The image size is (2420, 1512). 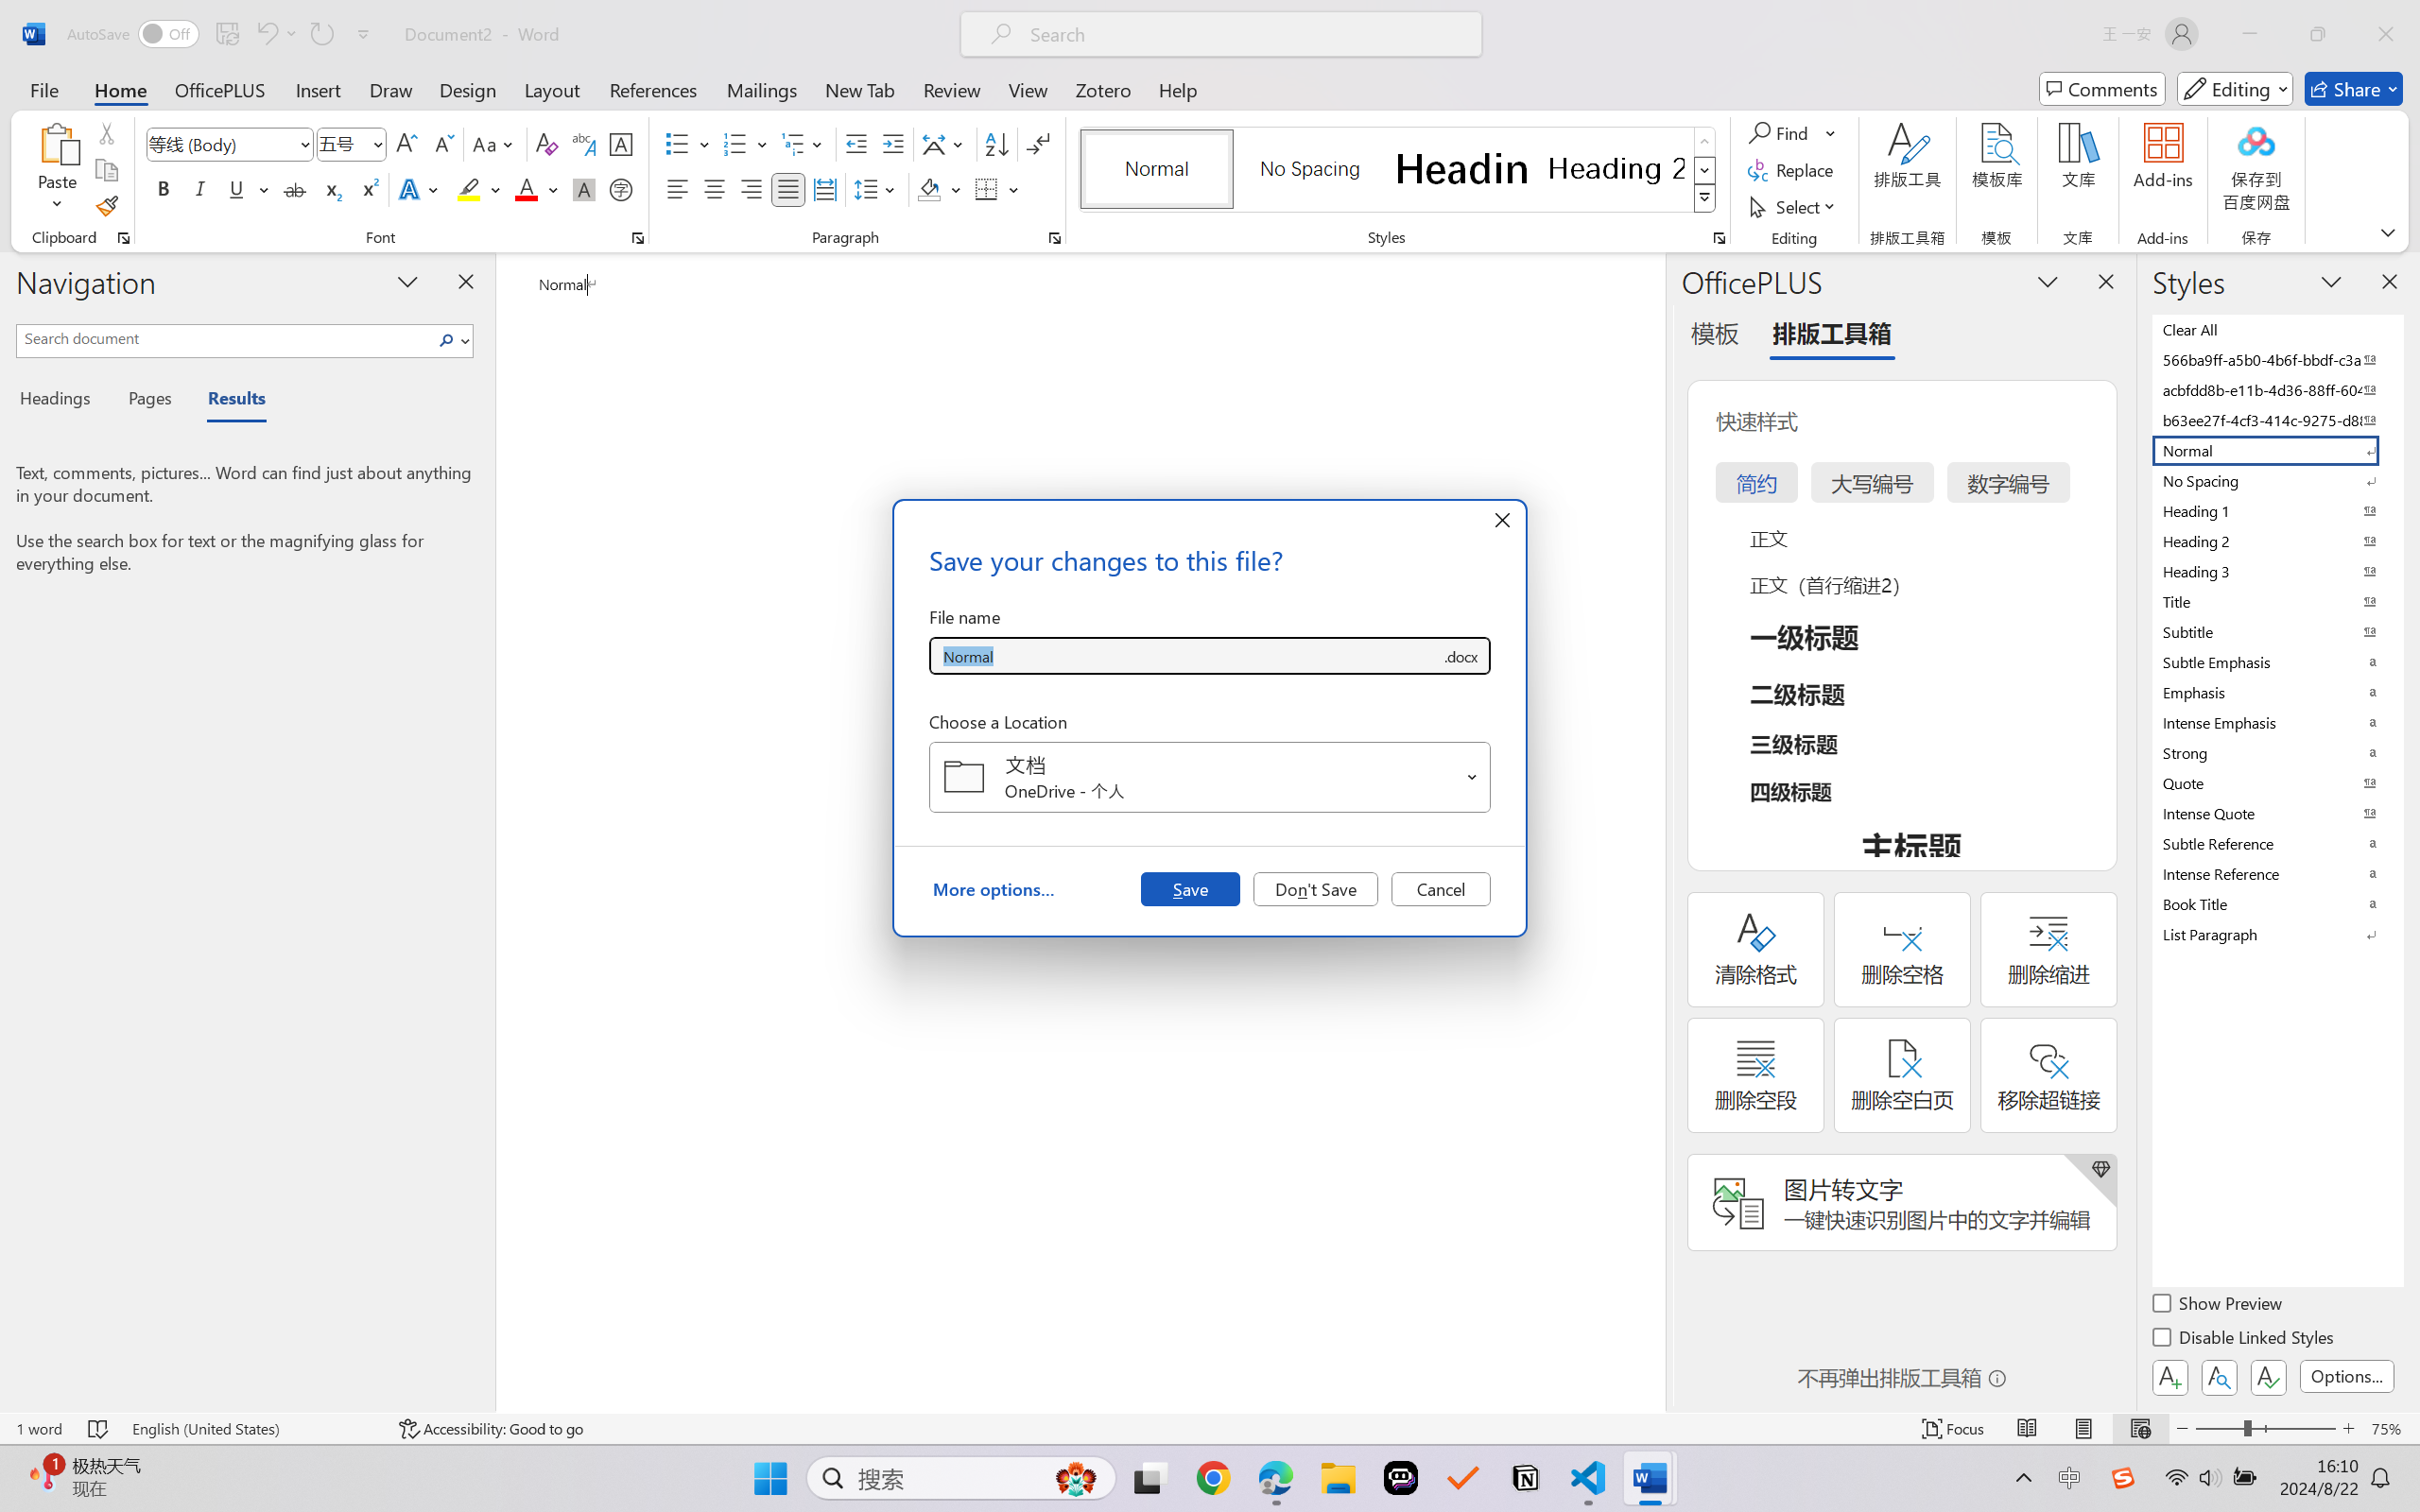 What do you see at coordinates (467, 88) in the screenshot?
I see `'Design'` at bounding box center [467, 88].